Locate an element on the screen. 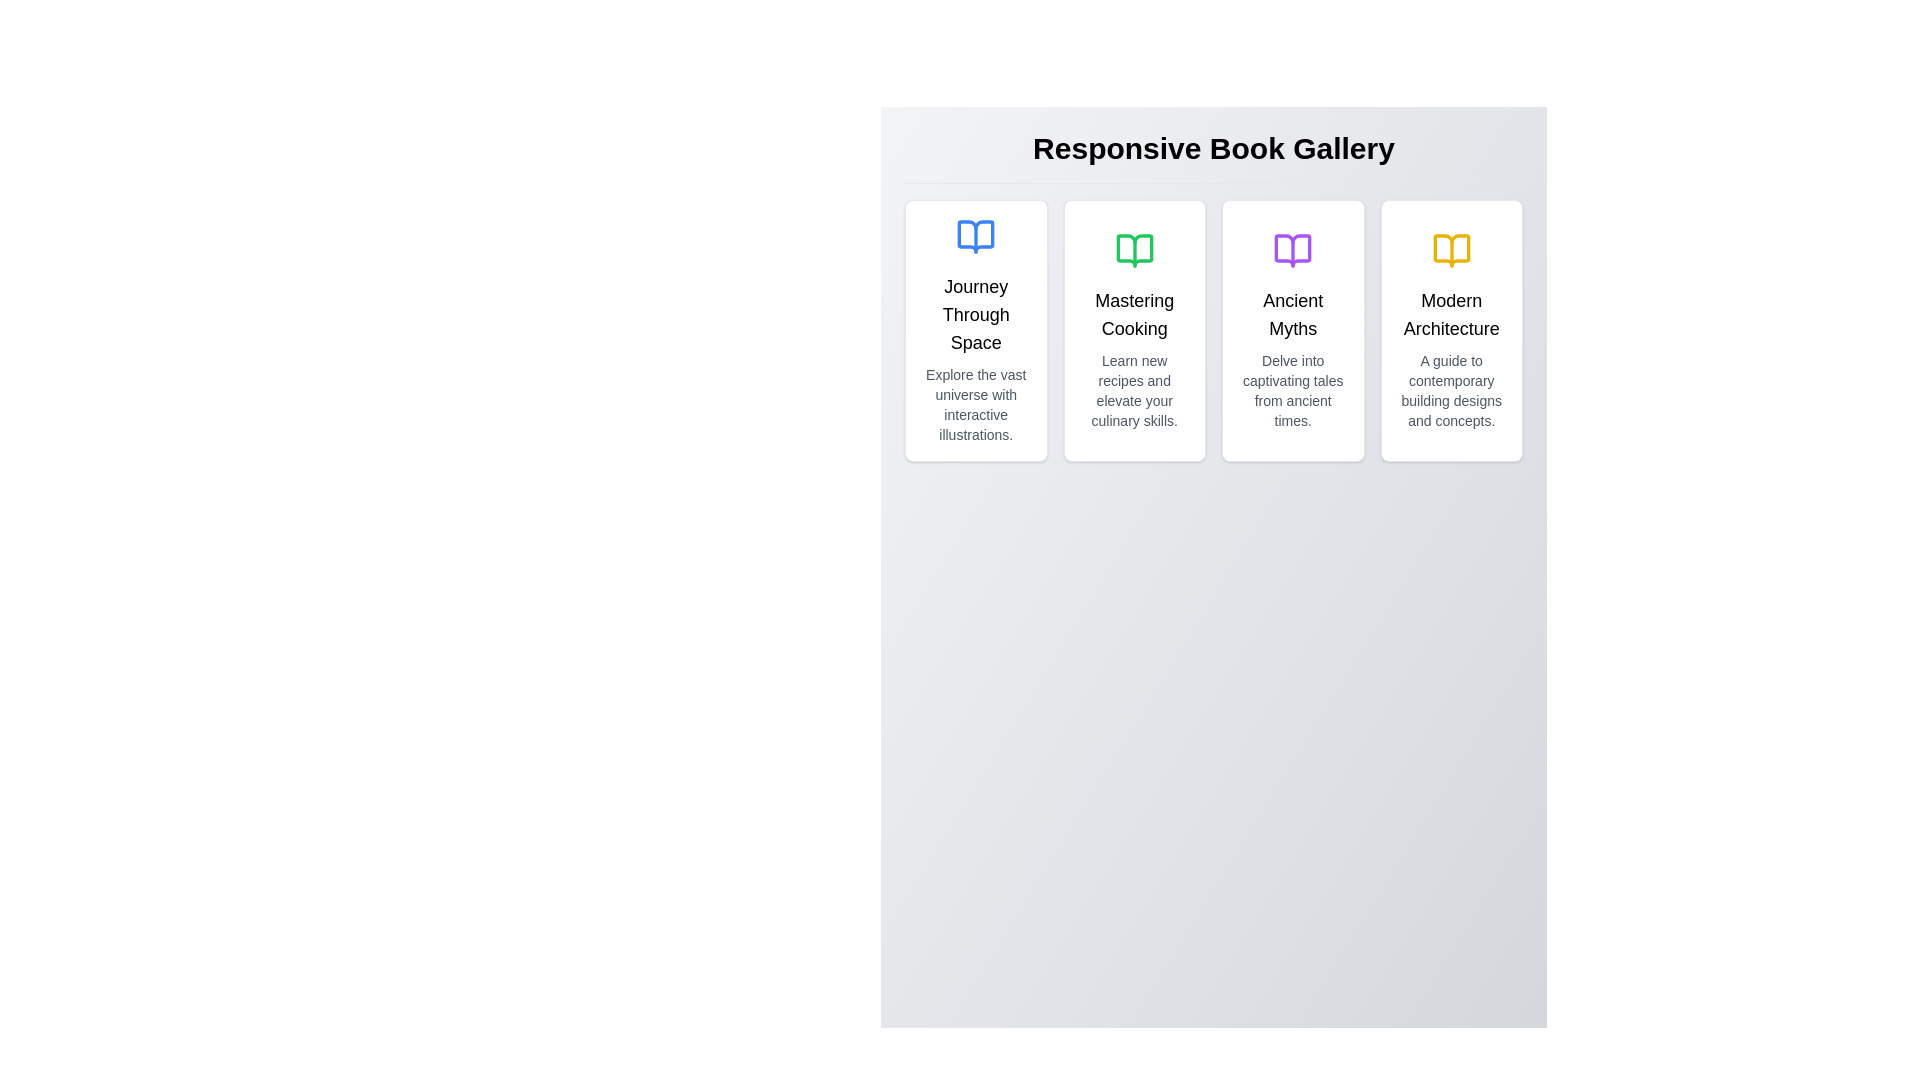  the styling of the text label titled 'Ancient Myths', located in the third column of a horizontally aligned grid of cards, positioned above a descriptive paragraph and below an open book icon is located at coordinates (1293, 315).